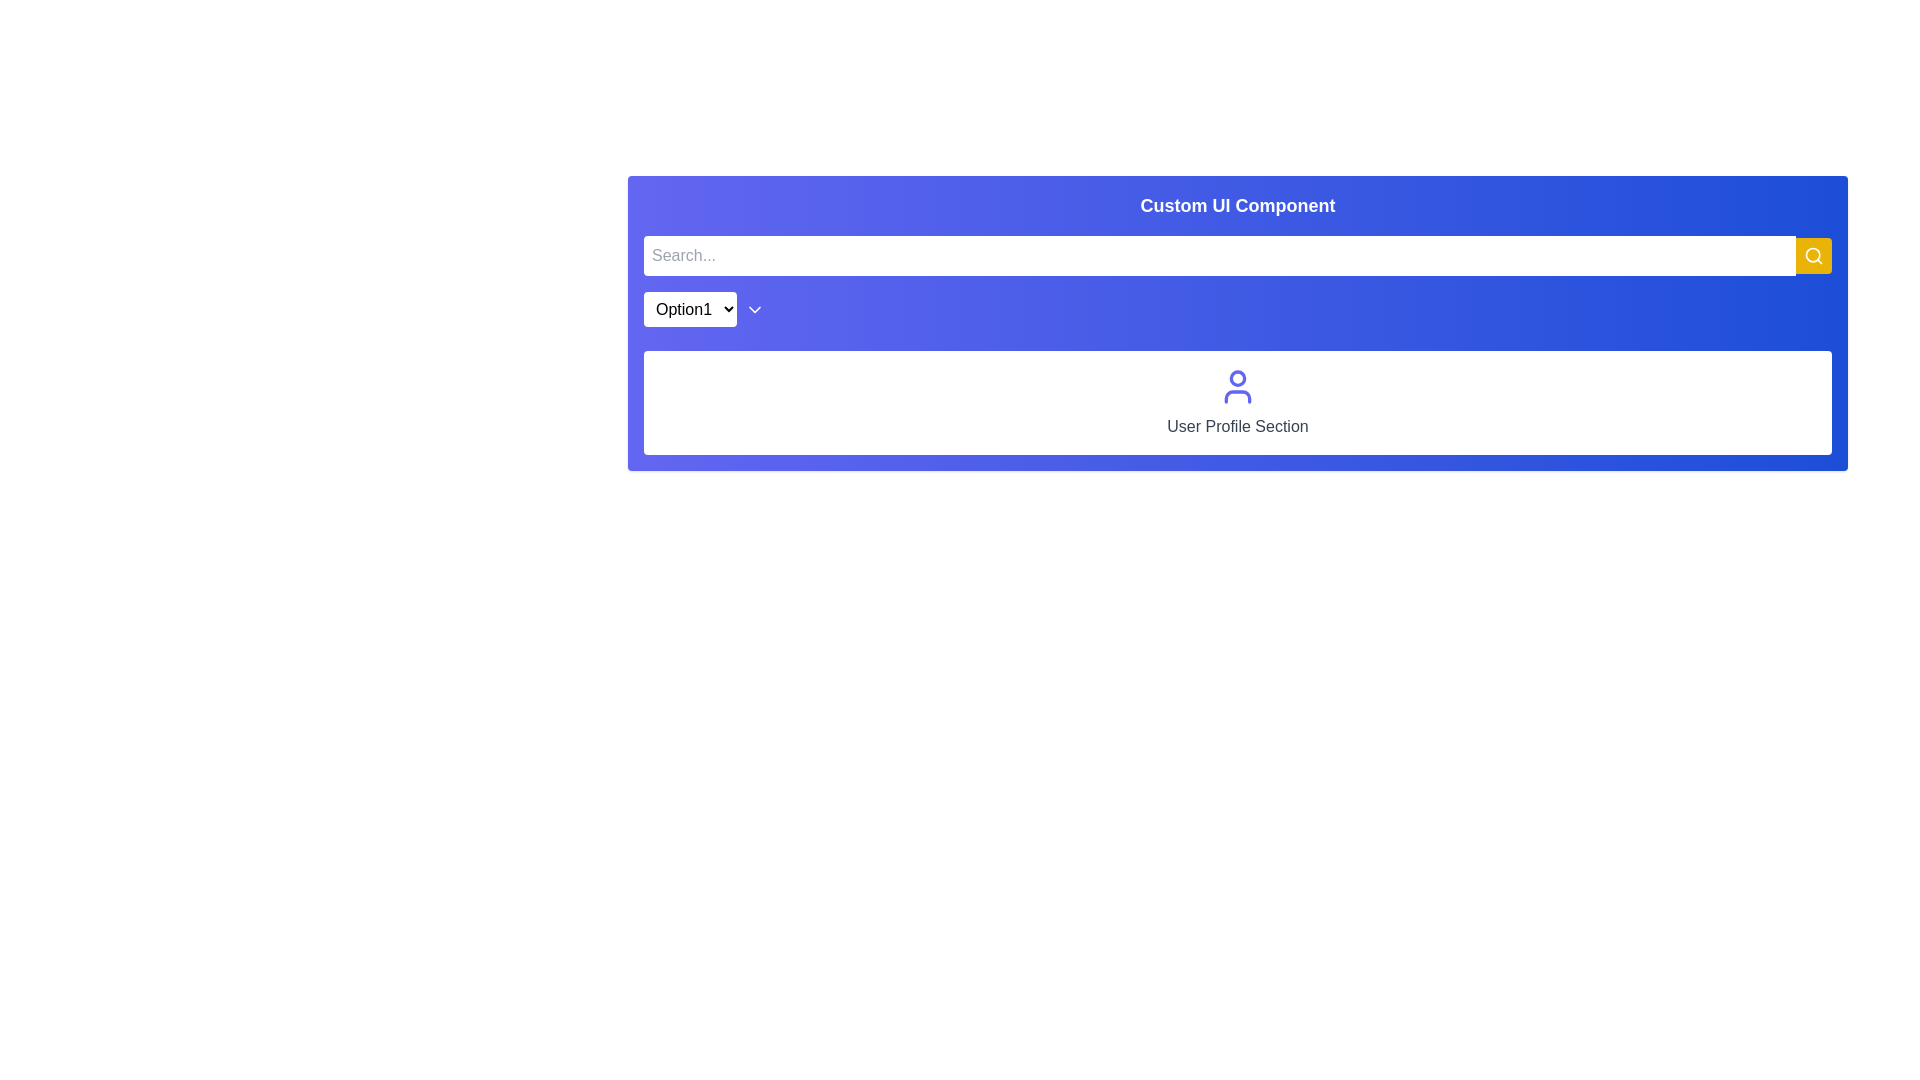 The height and width of the screenshot is (1080, 1920). I want to click on the circular graphic representing the user's head in the user profile icon, which is centrally positioned above the shoulders in the user profile section, so click(1237, 378).